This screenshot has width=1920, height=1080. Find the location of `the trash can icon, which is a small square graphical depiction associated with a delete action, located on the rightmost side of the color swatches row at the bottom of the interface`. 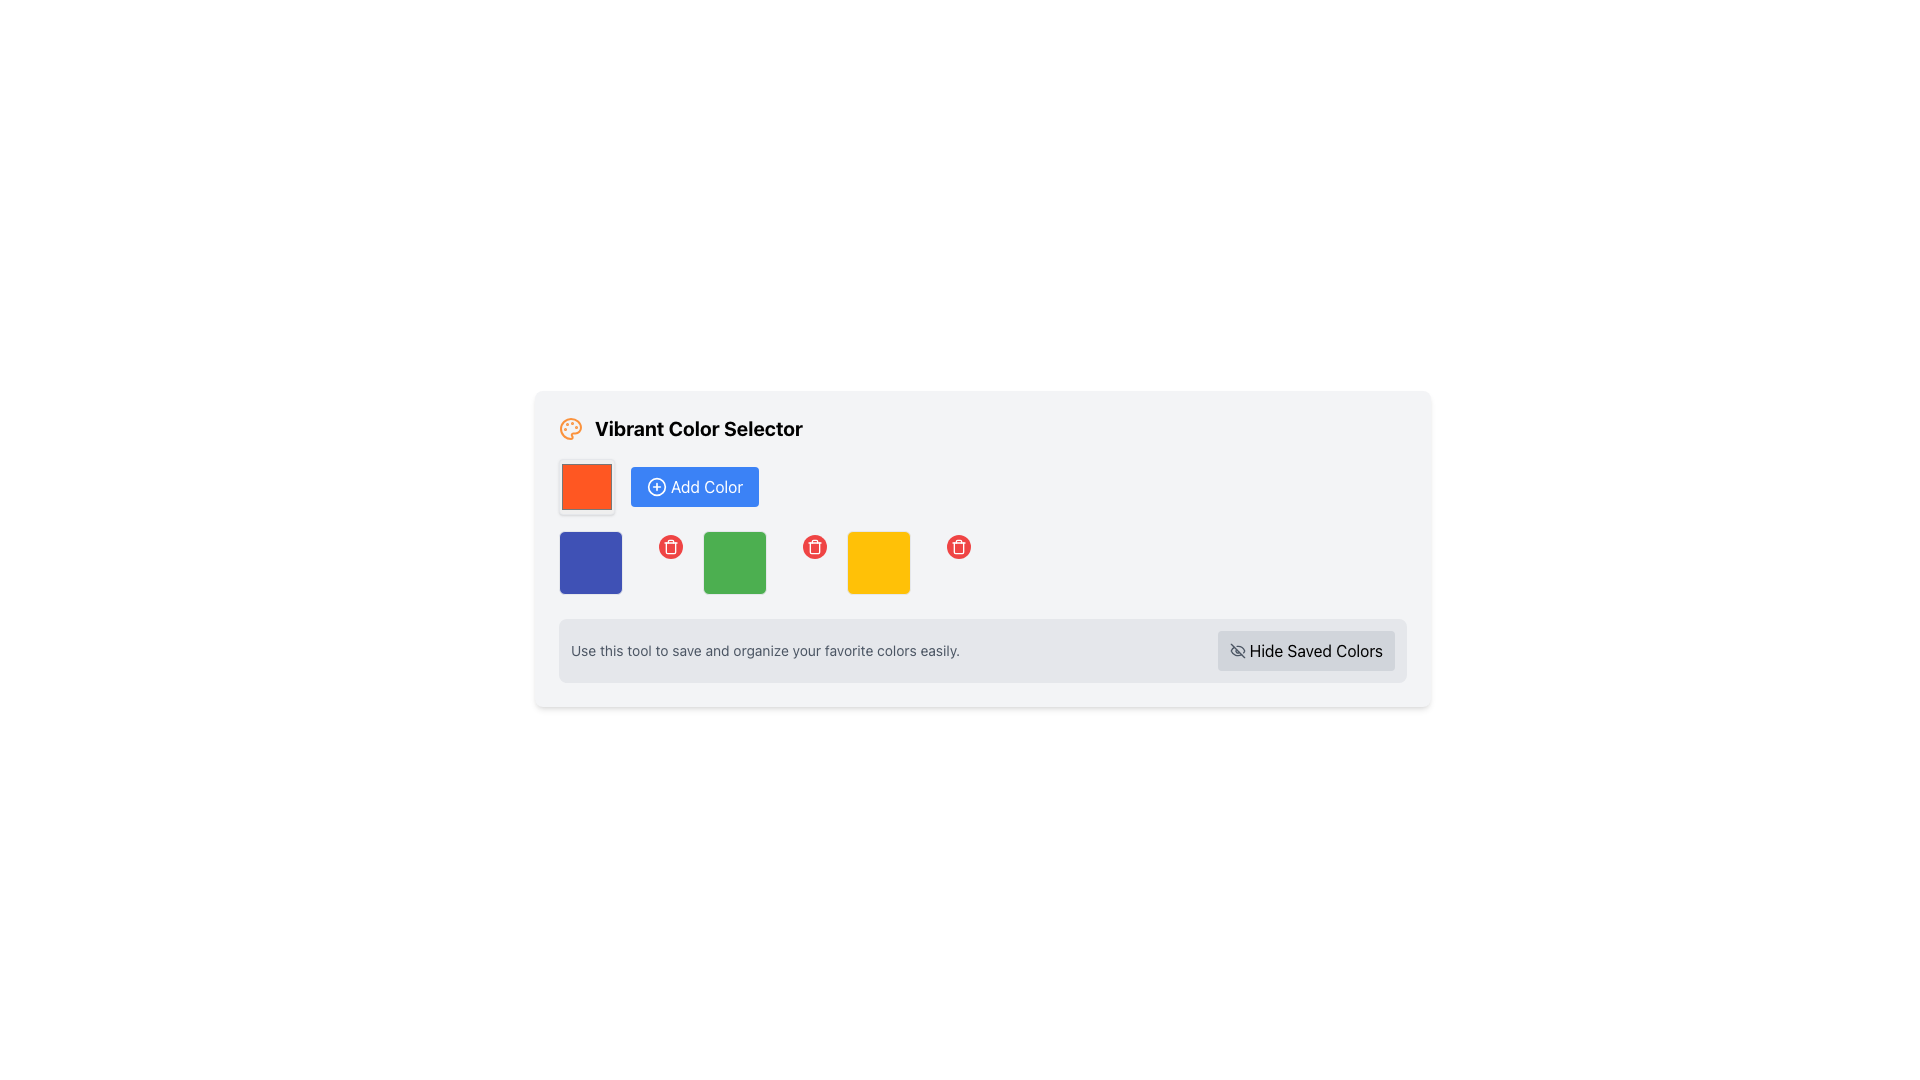

the trash can icon, which is a small square graphical depiction associated with a delete action, located on the rightmost side of the color swatches row at the bottom of the interface is located at coordinates (815, 547).